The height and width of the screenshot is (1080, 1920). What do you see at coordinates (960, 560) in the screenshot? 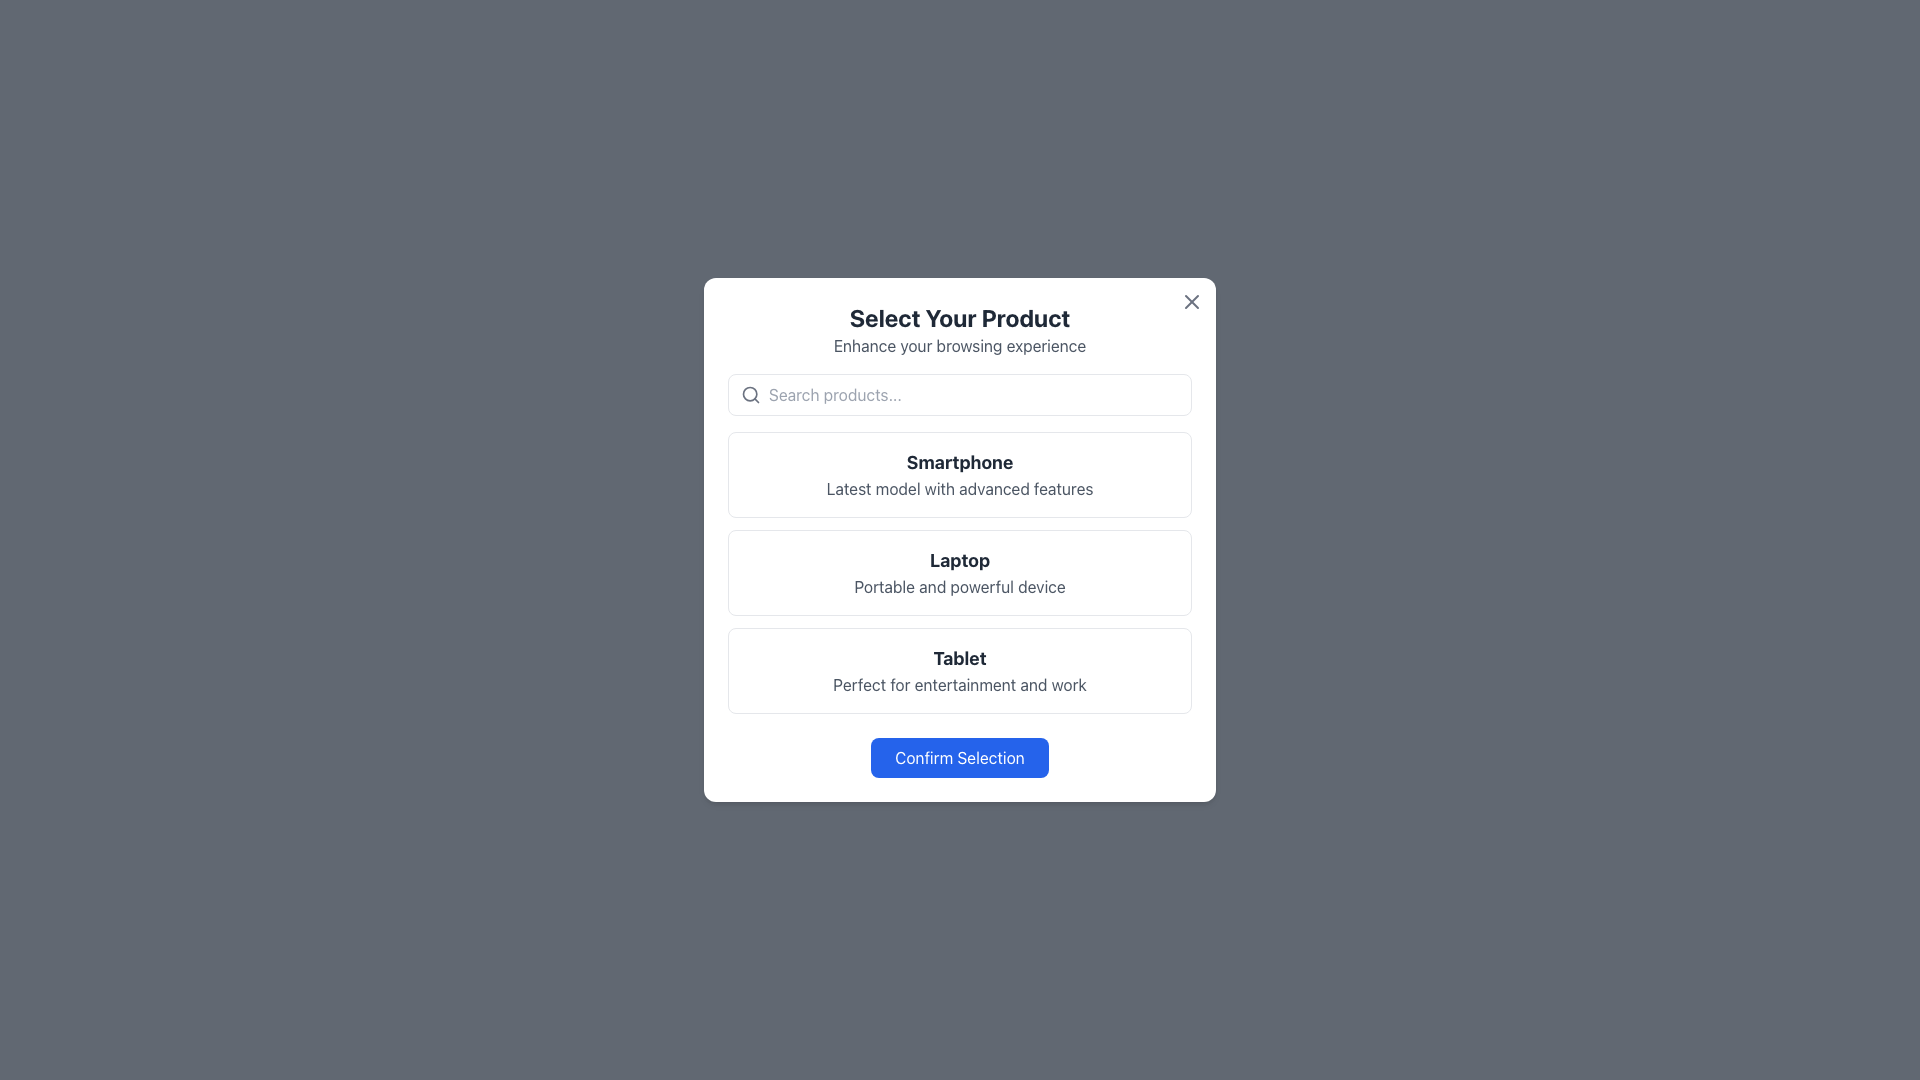
I see `the text label displaying 'Laptop' in bold, dark gray, situated centrally between 'Smartphone' and 'Tablet' within the card layout` at bounding box center [960, 560].